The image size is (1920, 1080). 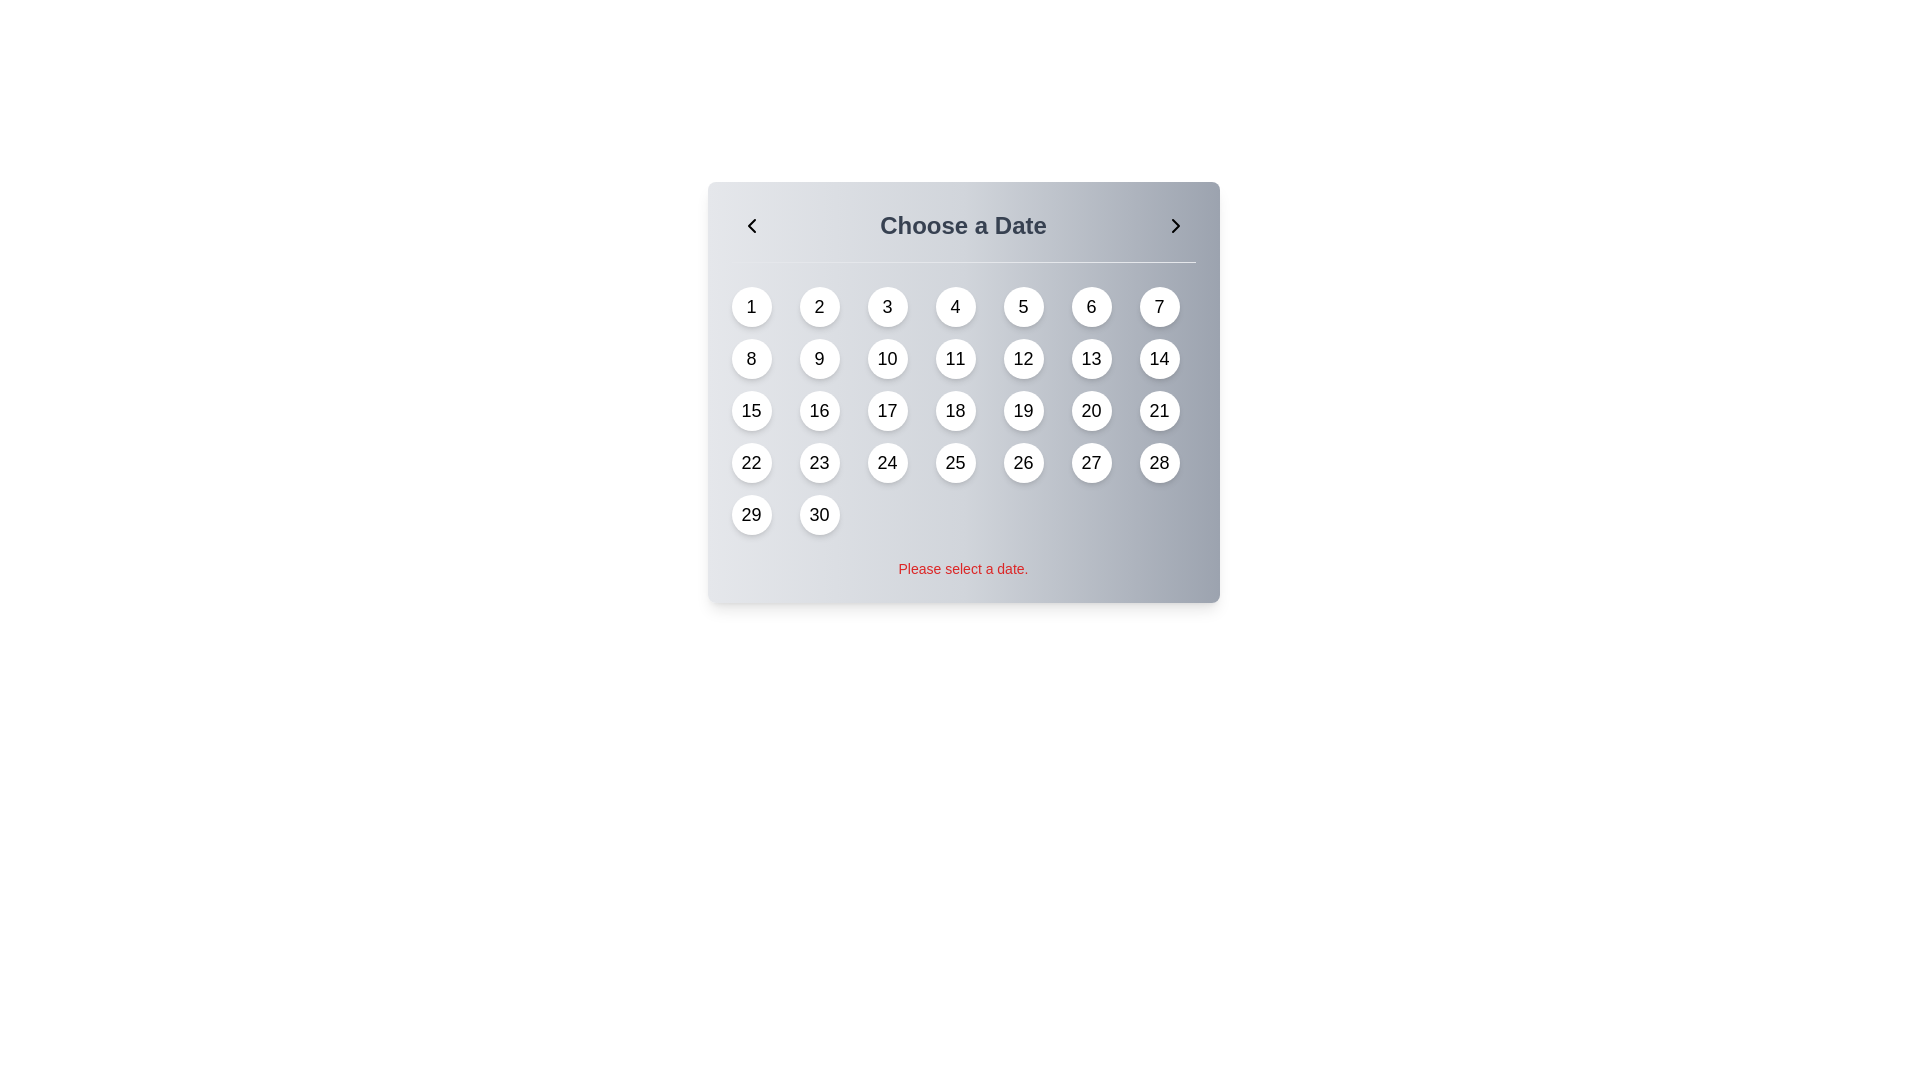 What do you see at coordinates (750, 514) in the screenshot?
I see `on the circular button displaying the number '29' in black bold font, which has a white background and is located in the last row, first column of the grid layout` at bounding box center [750, 514].